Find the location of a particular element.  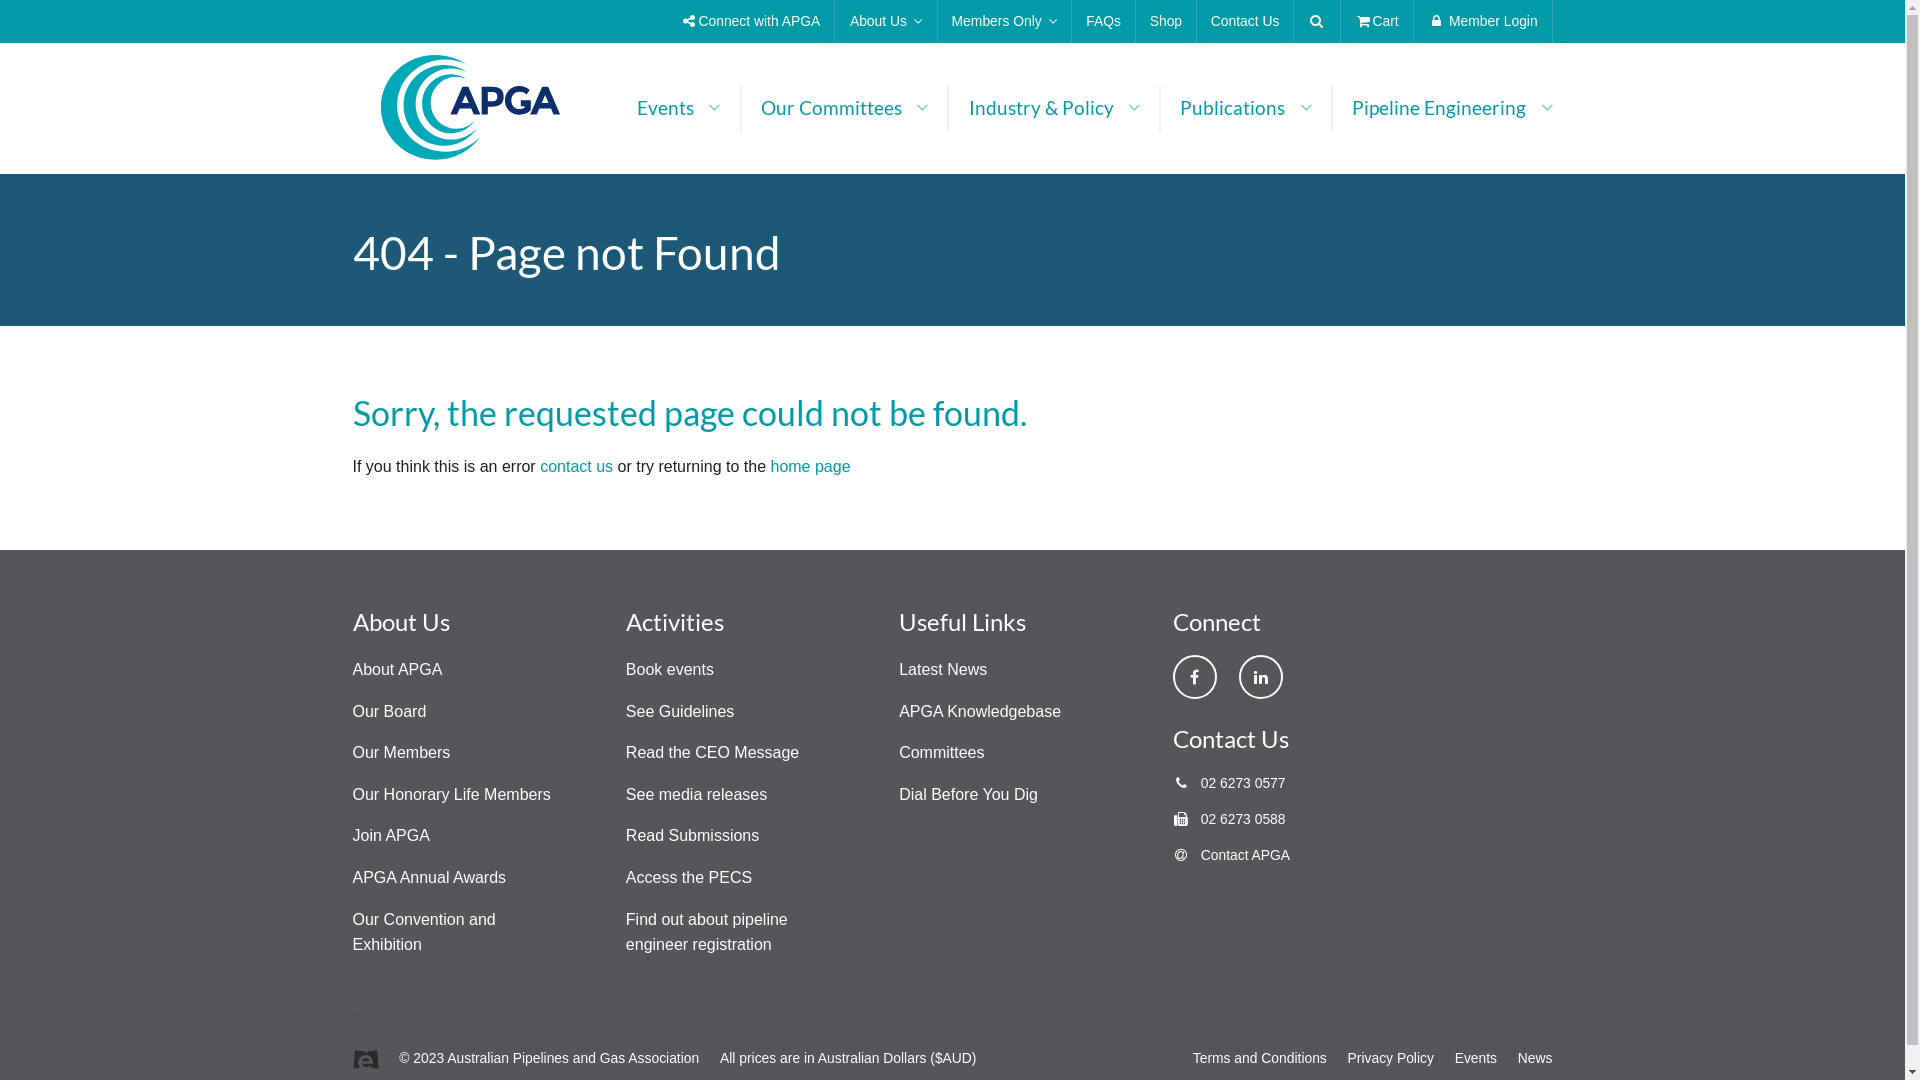

'Events' is located at coordinates (617, 108).